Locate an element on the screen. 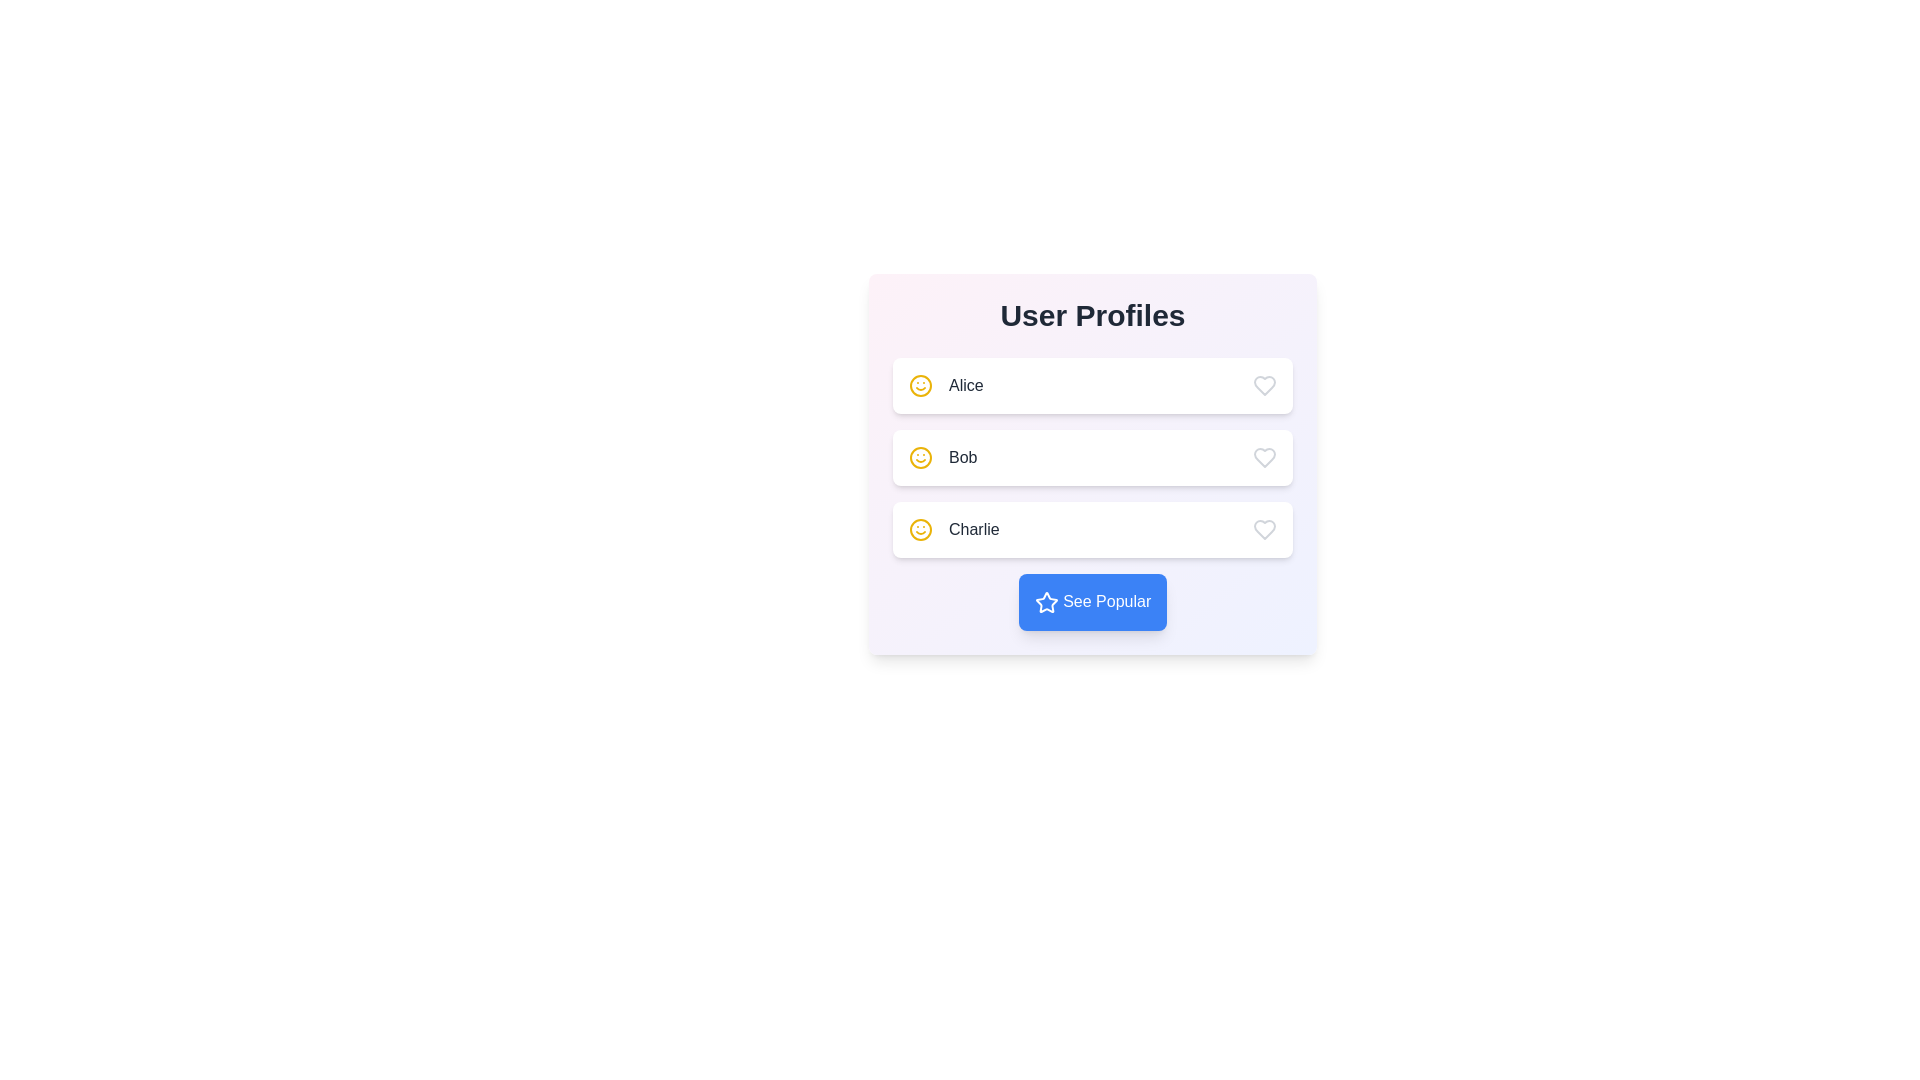 Image resolution: width=1920 pixels, height=1080 pixels. the text label displaying the name 'Charlie' in the third row of the profile list is located at coordinates (974, 528).